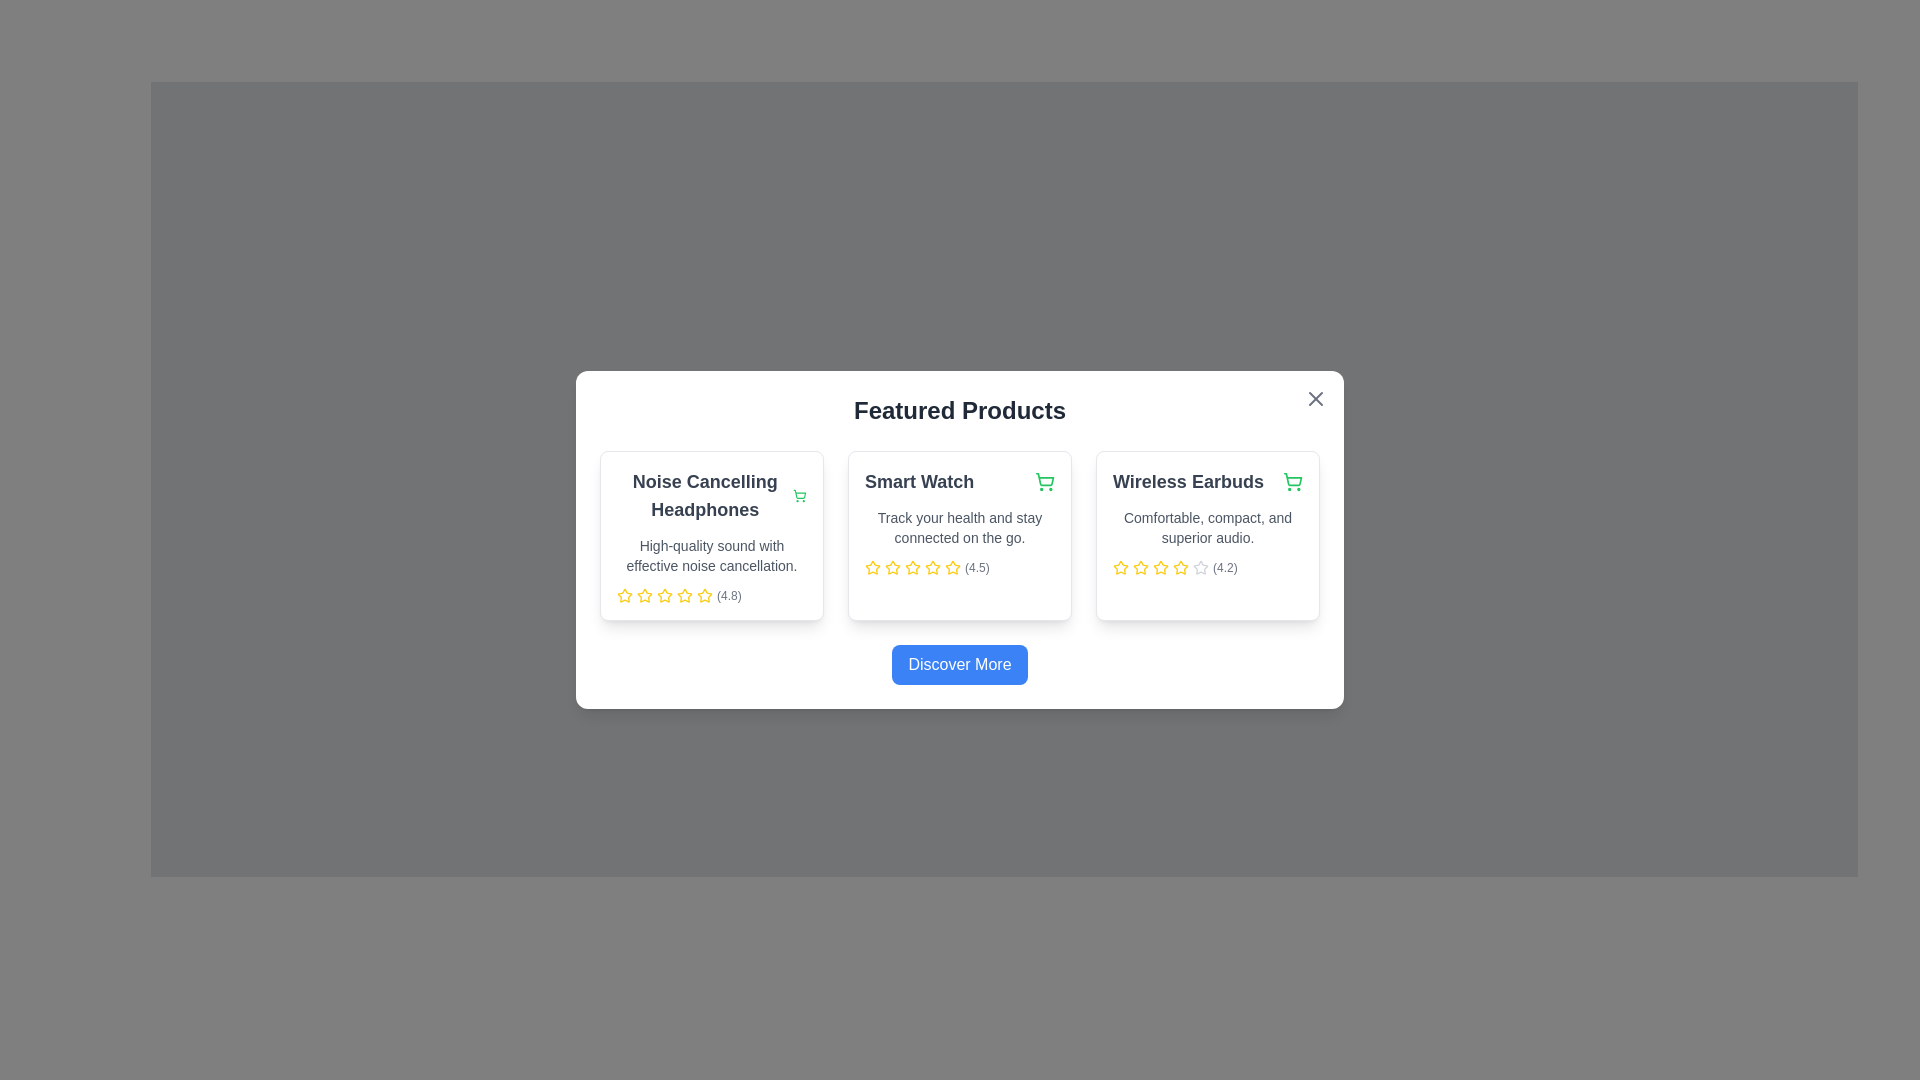 The height and width of the screenshot is (1080, 1920). I want to click on the fifth star icon in the five-star rating row for the 'Wireless Earbuds' product, located in the rightmost card of the product list, so click(1200, 567).